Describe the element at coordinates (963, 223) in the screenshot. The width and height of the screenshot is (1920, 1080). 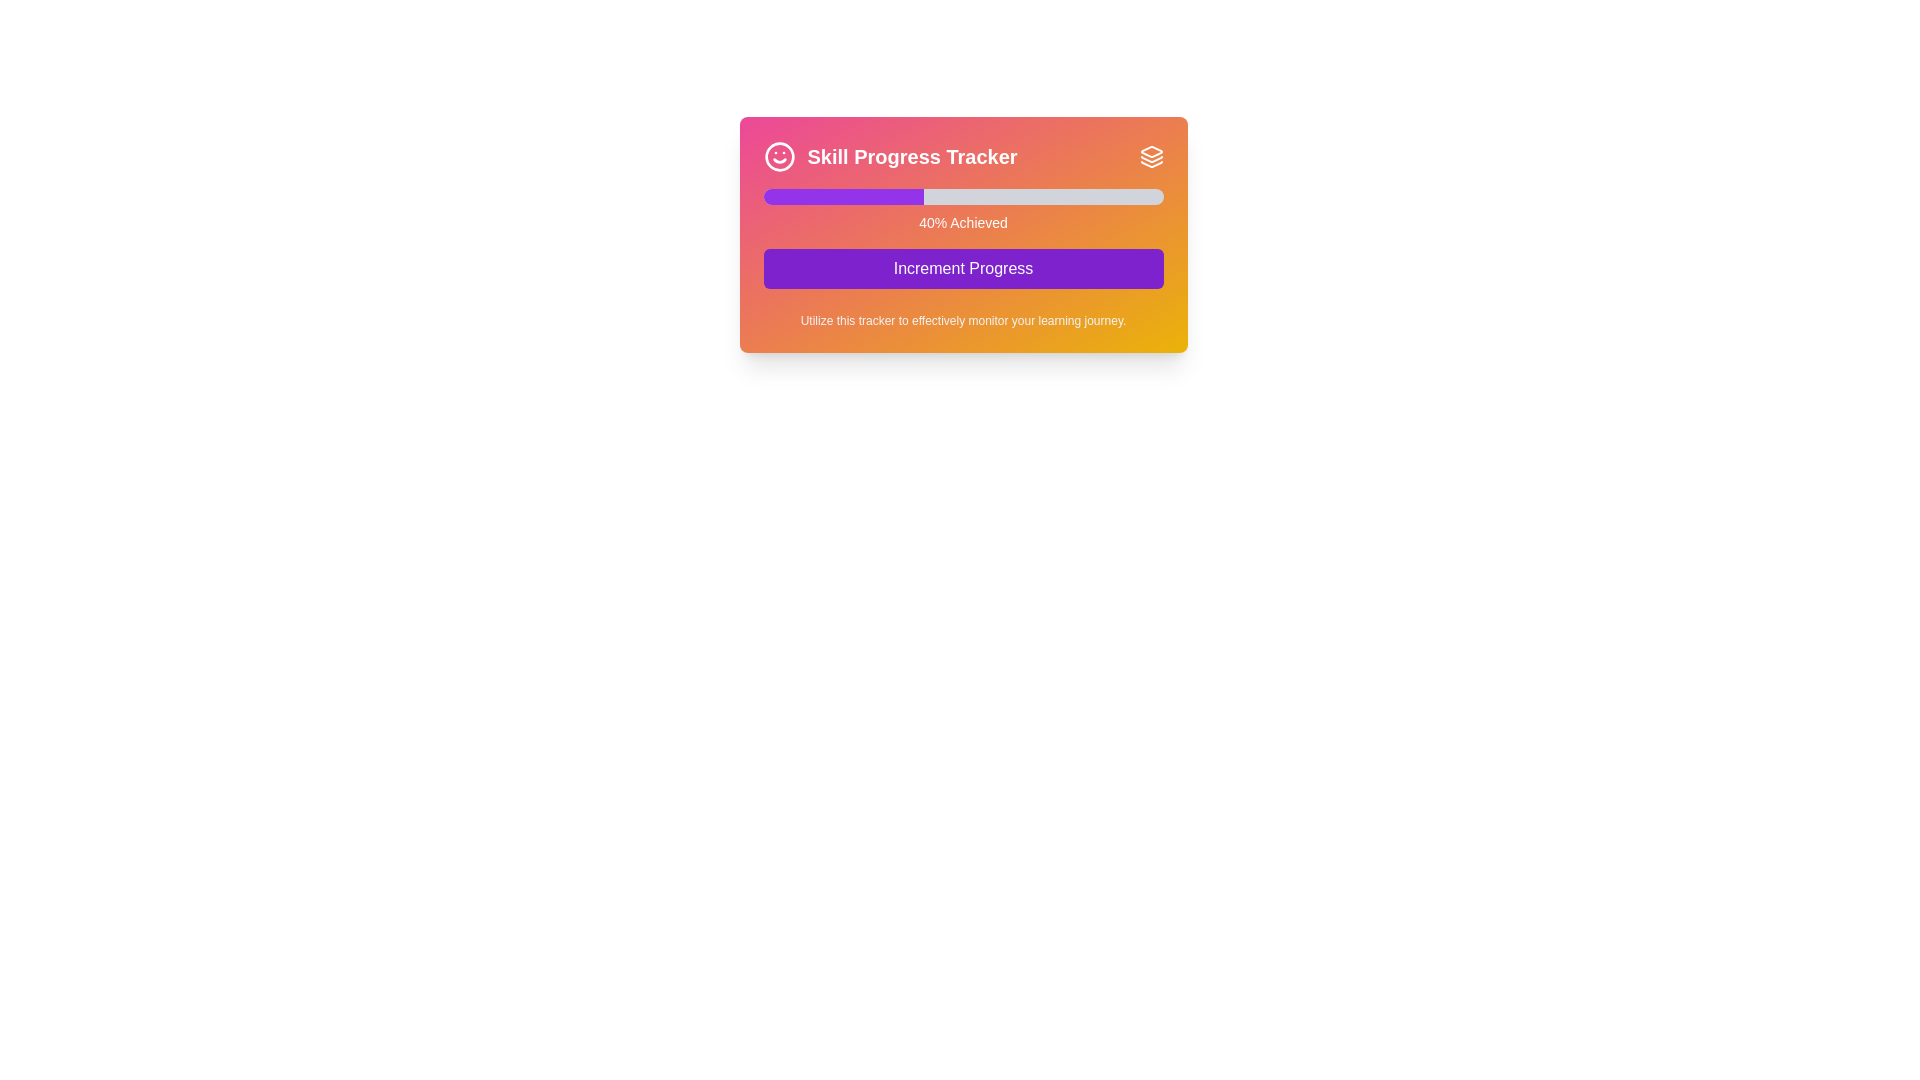
I see `the Label displaying '40% Achieved' which is located beneath the progress bar and above the 'Increment Progress' button in the Skill Progress Tracker` at that location.